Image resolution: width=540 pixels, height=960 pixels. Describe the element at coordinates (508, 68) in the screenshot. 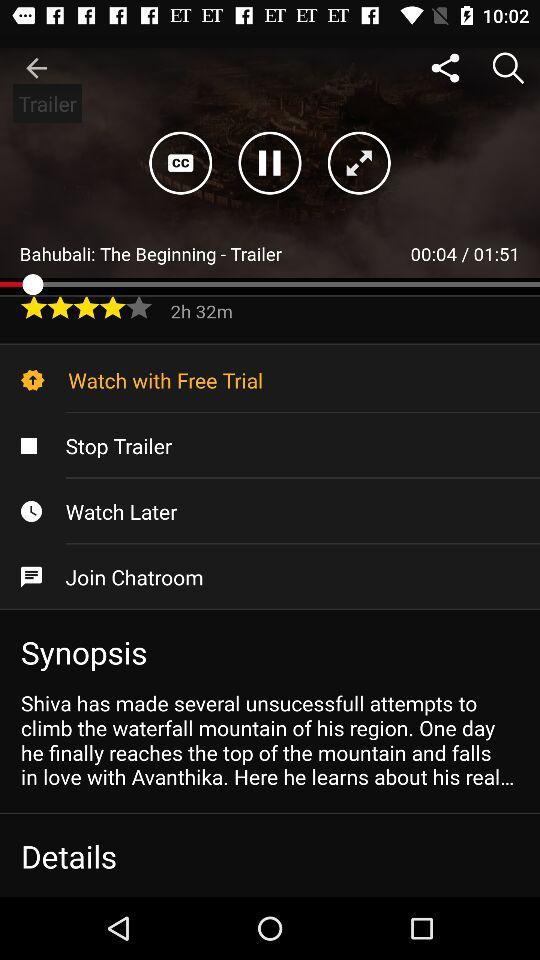

I see `search icon` at that location.